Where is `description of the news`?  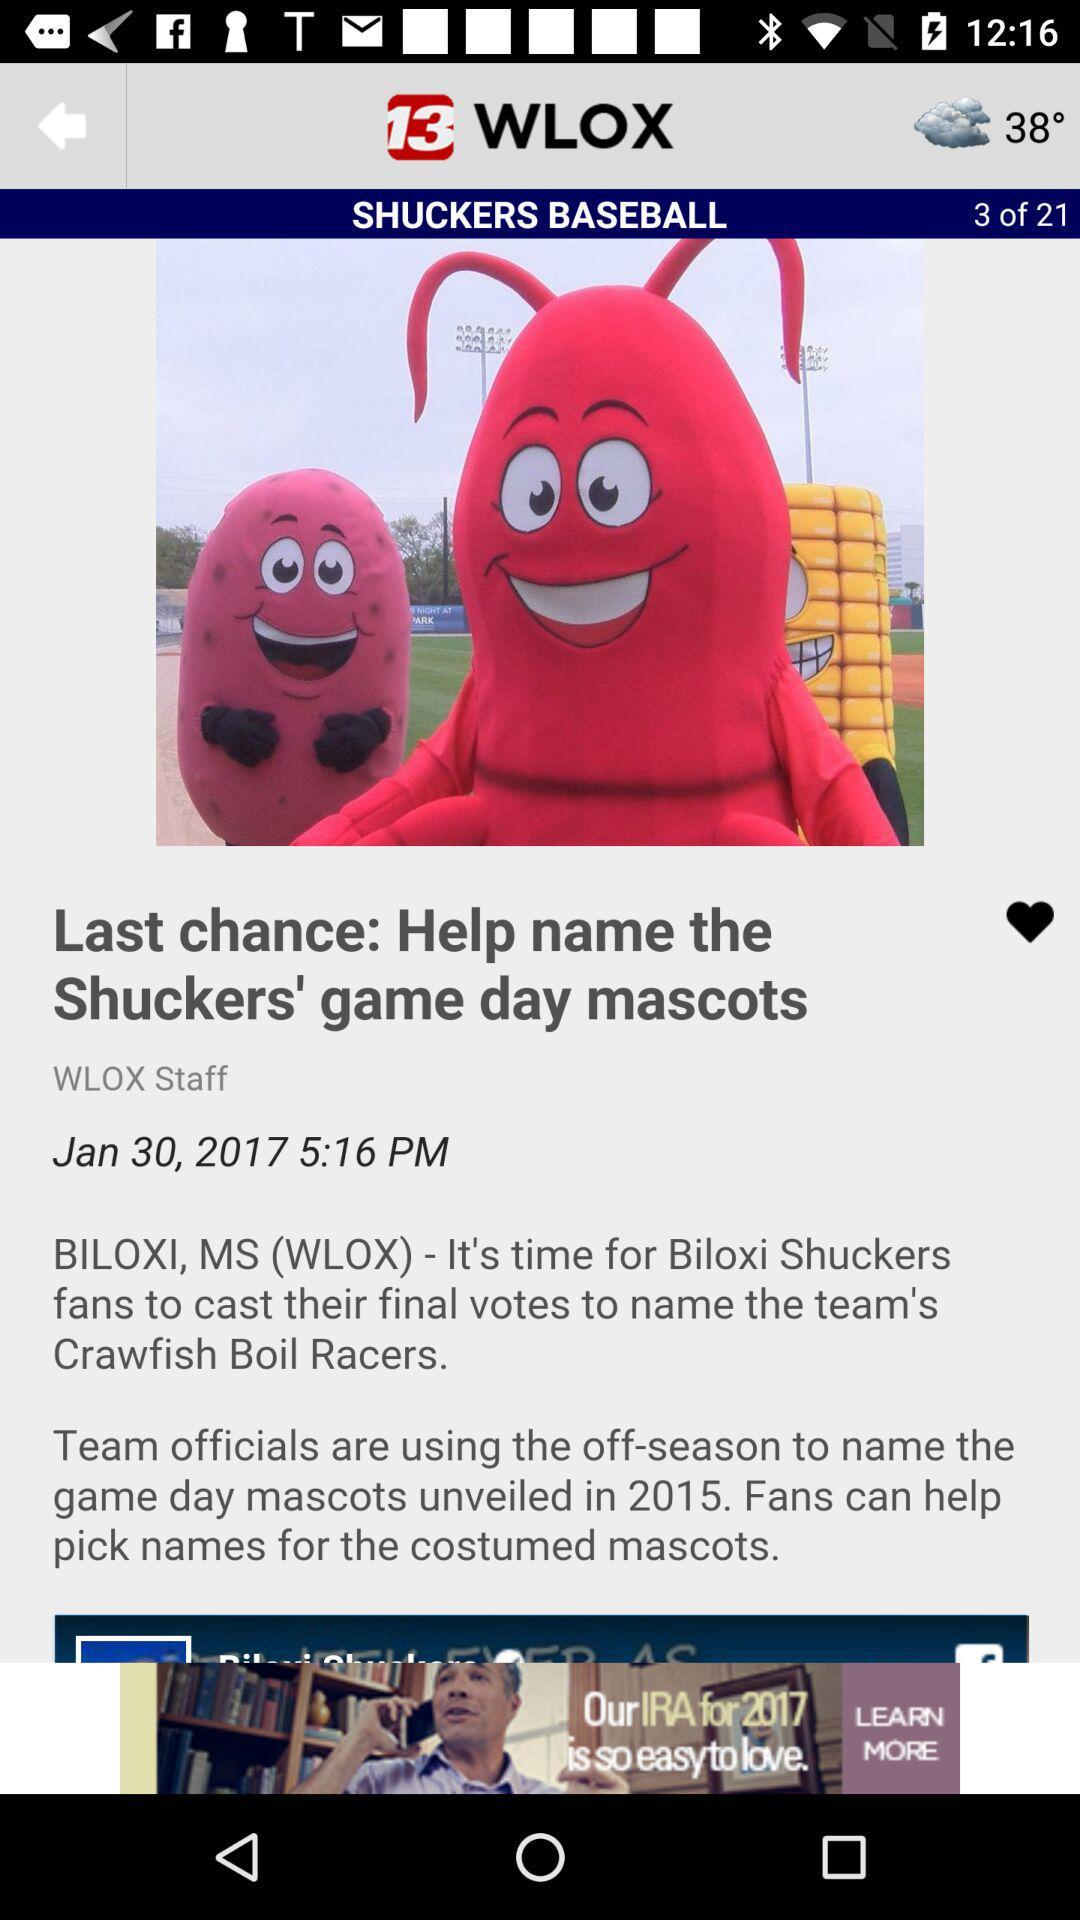 description of the news is located at coordinates (540, 1253).